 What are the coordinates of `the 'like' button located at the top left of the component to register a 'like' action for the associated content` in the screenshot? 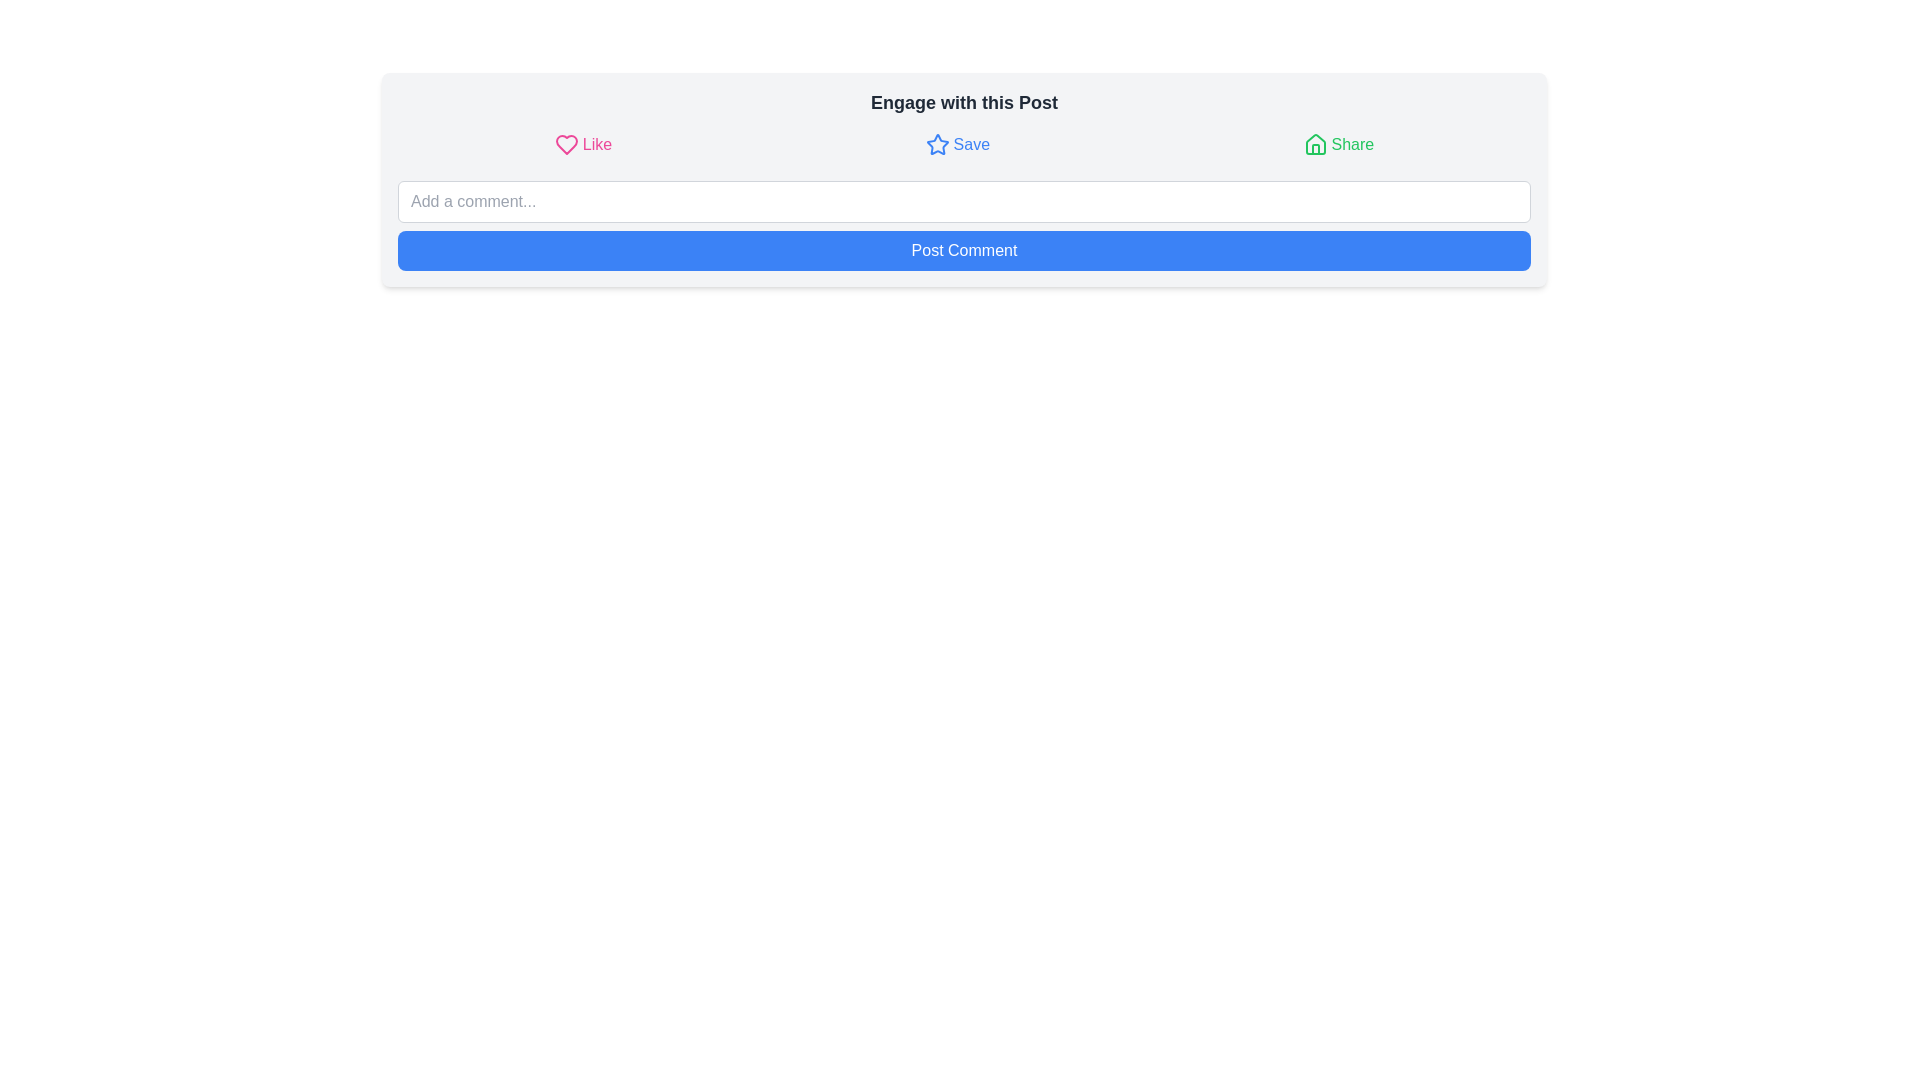 It's located at (582, 144).